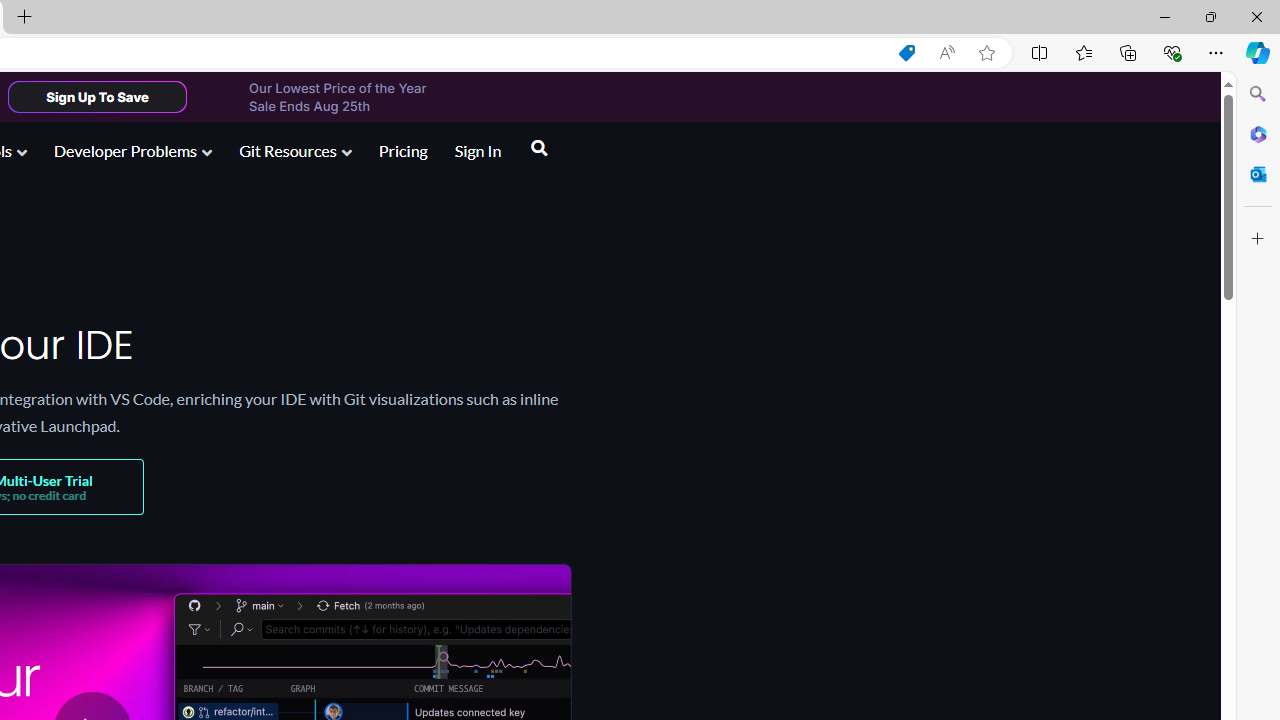 The height and width of the screenshot is (720, 1280). Describe the element at coordinates (477, 152) in the screenshot. I see `'Sign In'` at that location.